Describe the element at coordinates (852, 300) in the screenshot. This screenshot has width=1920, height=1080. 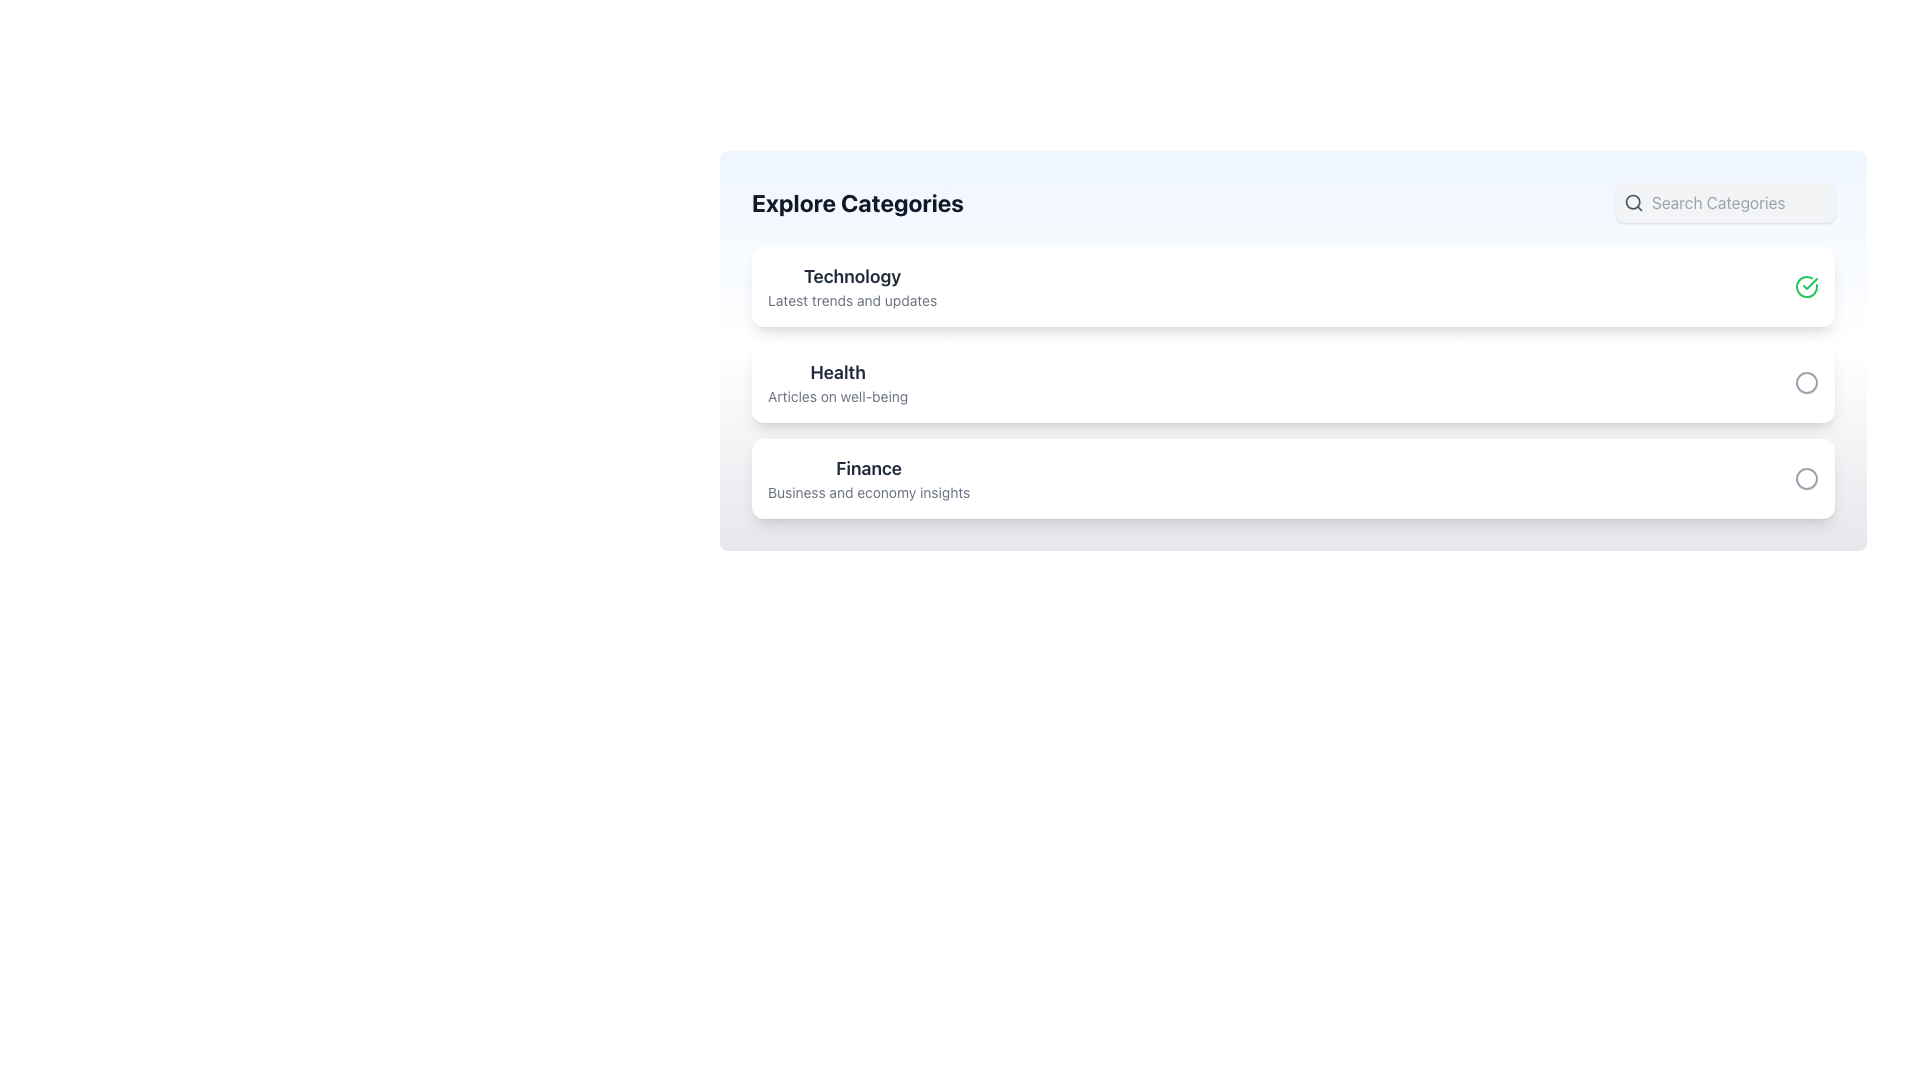
I see `text label that provides additional details under the 'Technology' category, located in the second line of the card-like section` at that location.